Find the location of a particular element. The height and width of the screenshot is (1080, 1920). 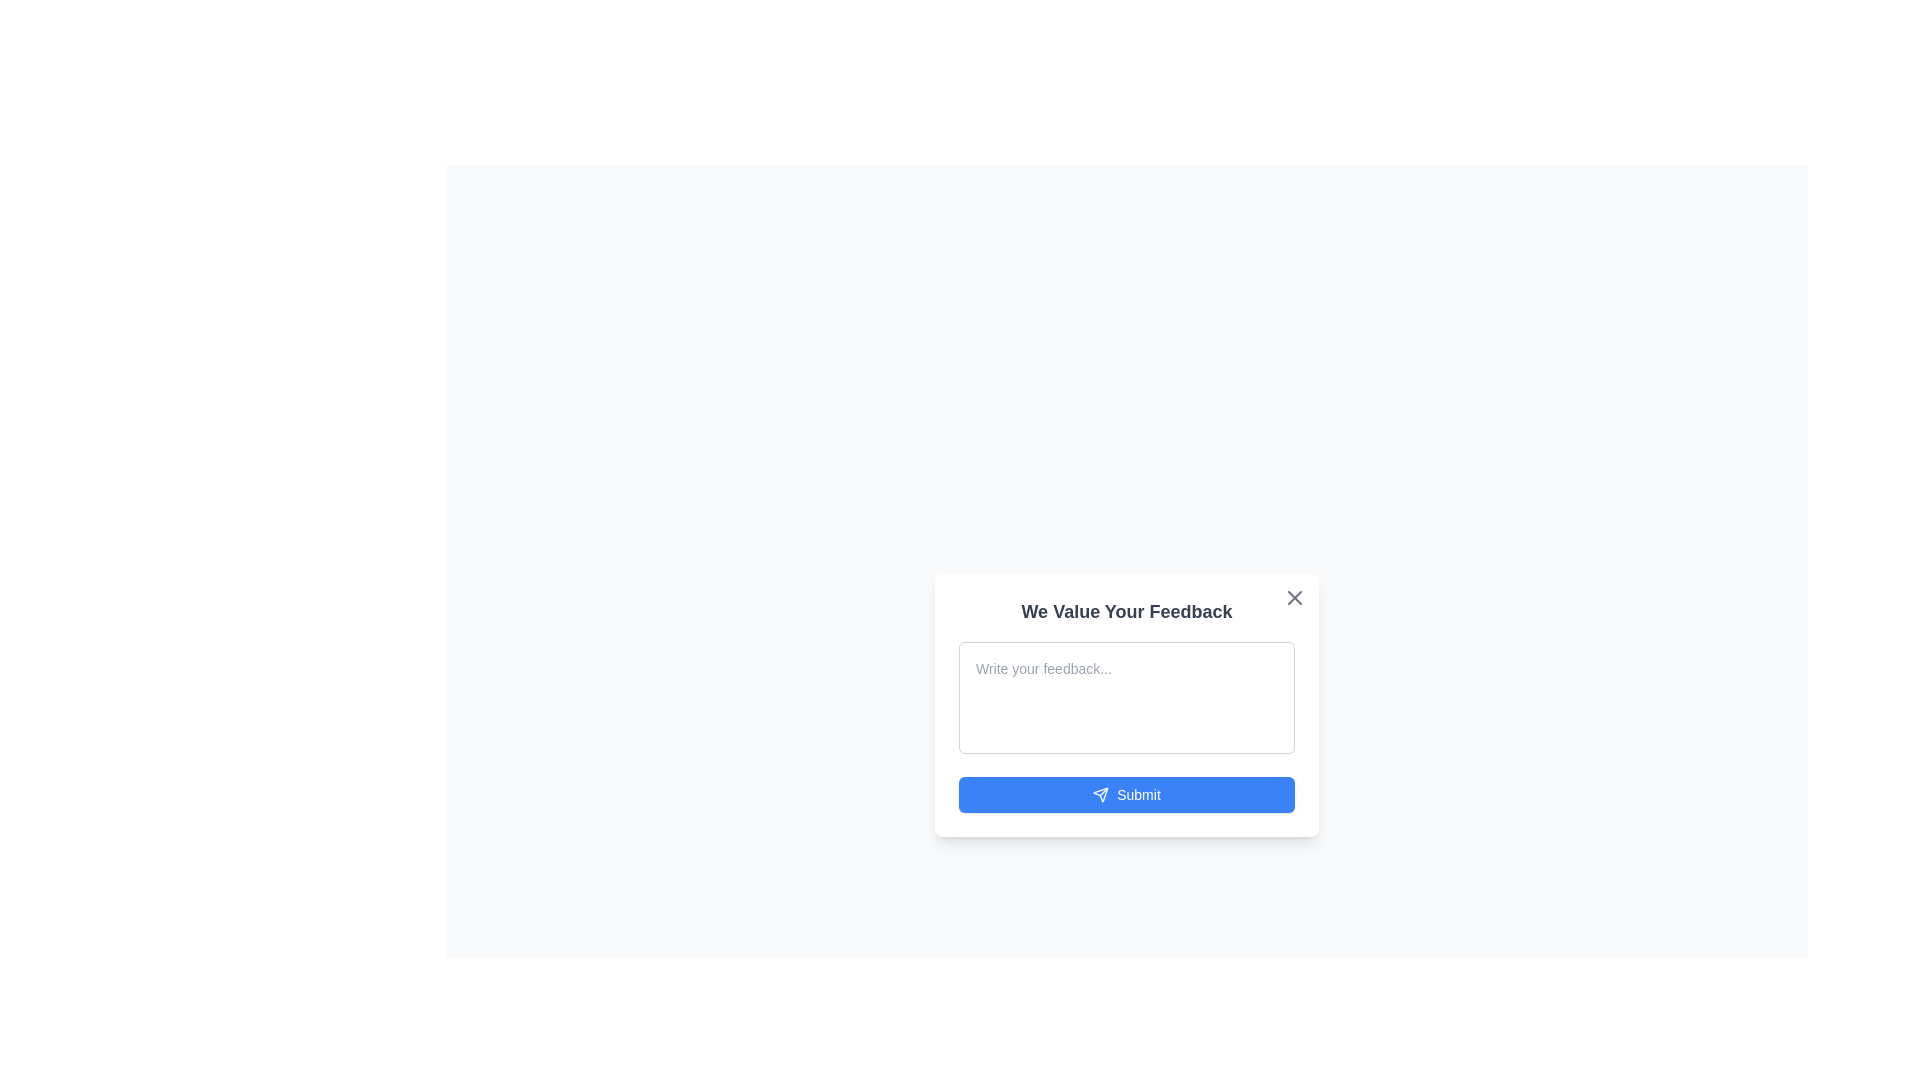

the Close Icon located in the top-right corner of the 'We Value Your Feedback' dialog box is located at coordinates (1295, 596).